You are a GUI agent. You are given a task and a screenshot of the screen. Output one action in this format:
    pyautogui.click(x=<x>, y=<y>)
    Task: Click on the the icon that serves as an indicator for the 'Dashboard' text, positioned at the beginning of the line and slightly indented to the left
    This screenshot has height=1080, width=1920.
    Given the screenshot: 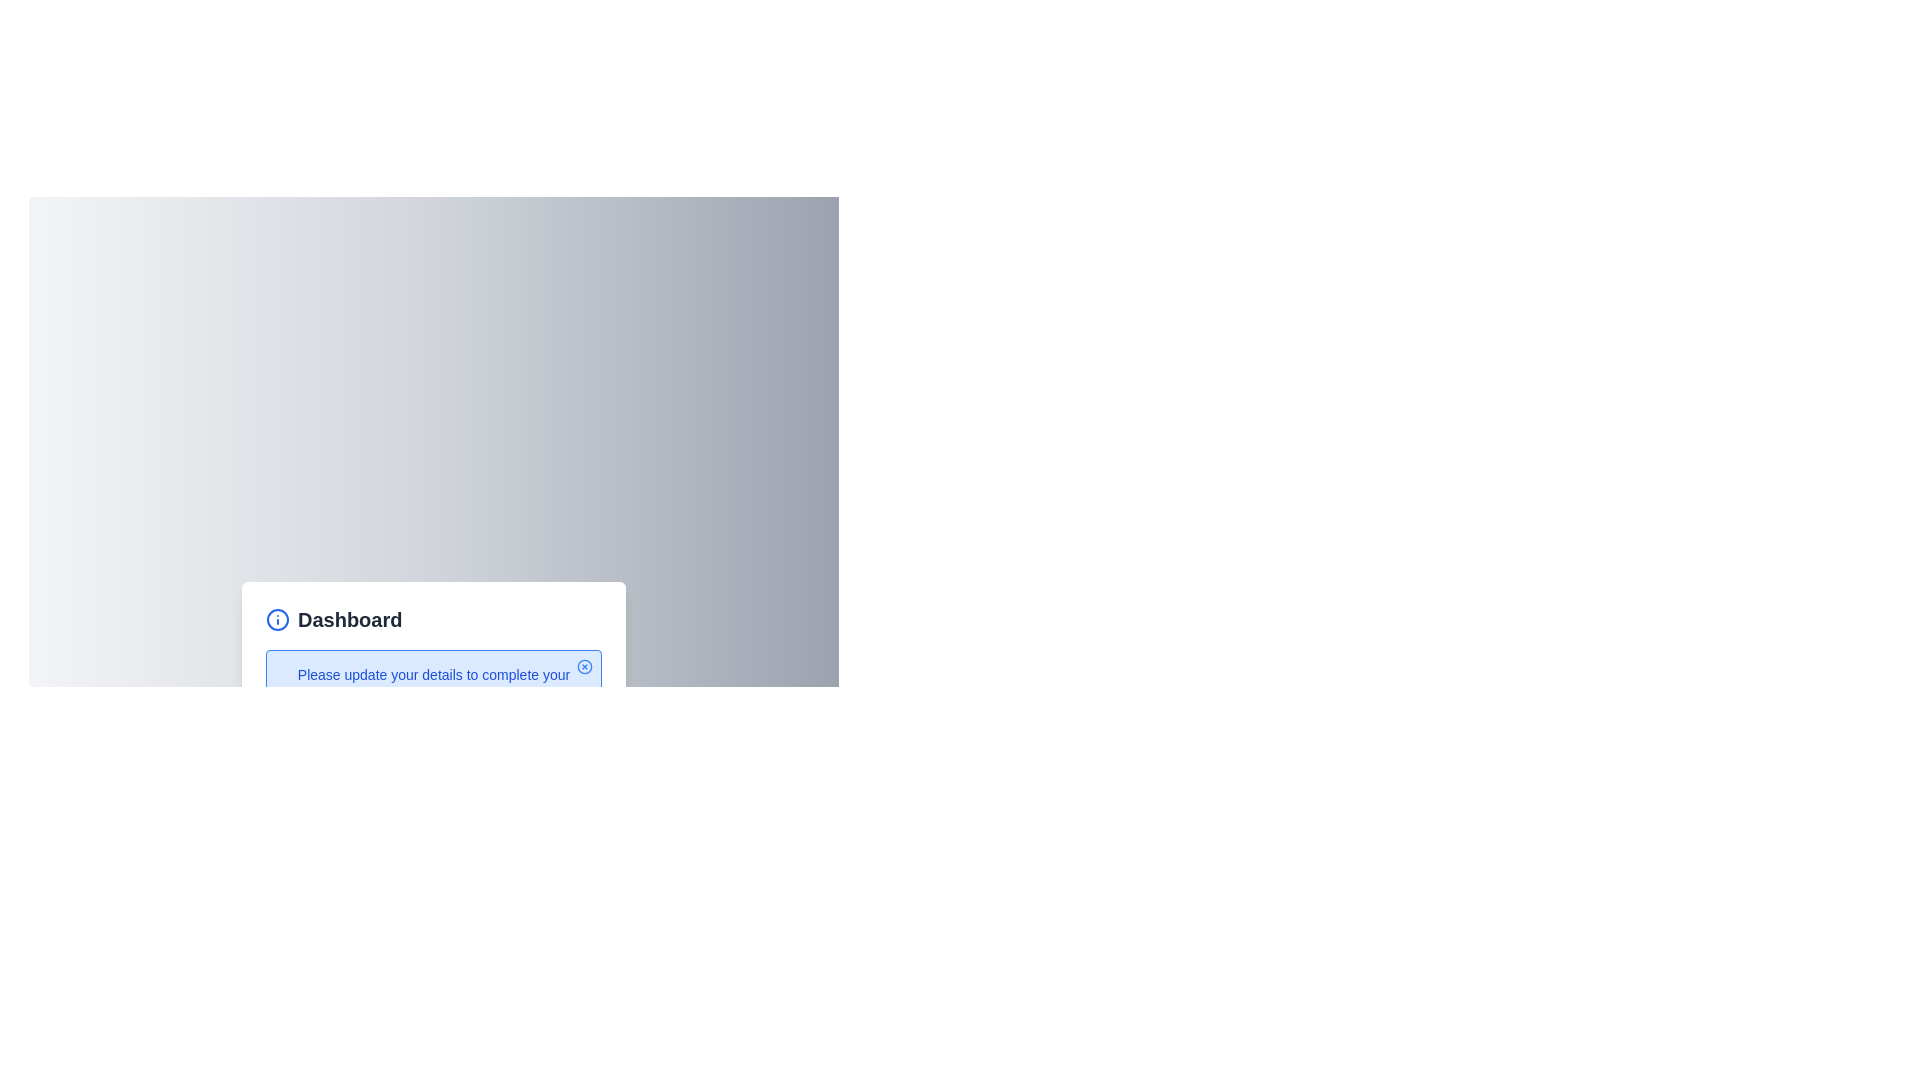 What is the action you would take?
    pyautogui.click(x=277, y=619)
    